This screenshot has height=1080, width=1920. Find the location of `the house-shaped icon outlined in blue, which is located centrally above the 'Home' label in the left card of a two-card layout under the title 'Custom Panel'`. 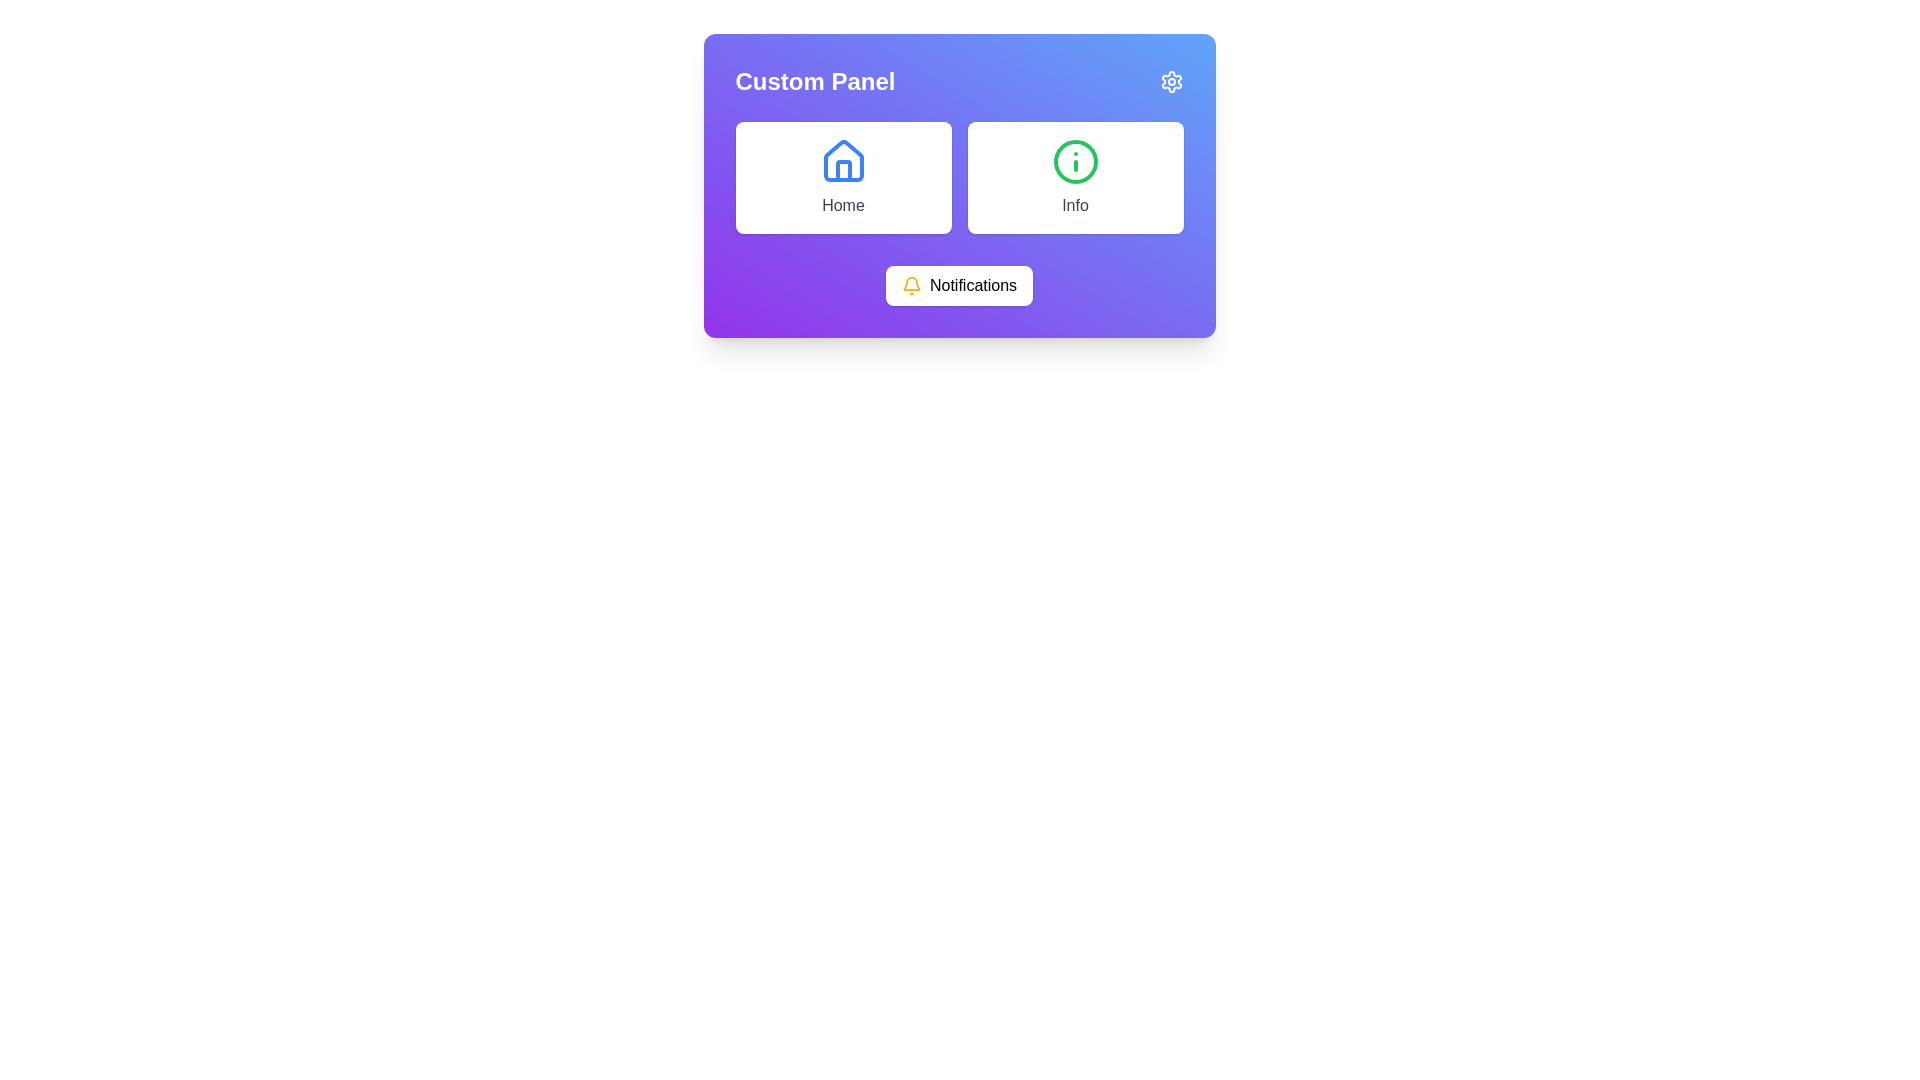

the house-shaped icon outlined in blue, which is located centrally above the 'Home' label in the left card of a two-card layout under the title 'Custom Panel' is located at coordinates (843, 160).